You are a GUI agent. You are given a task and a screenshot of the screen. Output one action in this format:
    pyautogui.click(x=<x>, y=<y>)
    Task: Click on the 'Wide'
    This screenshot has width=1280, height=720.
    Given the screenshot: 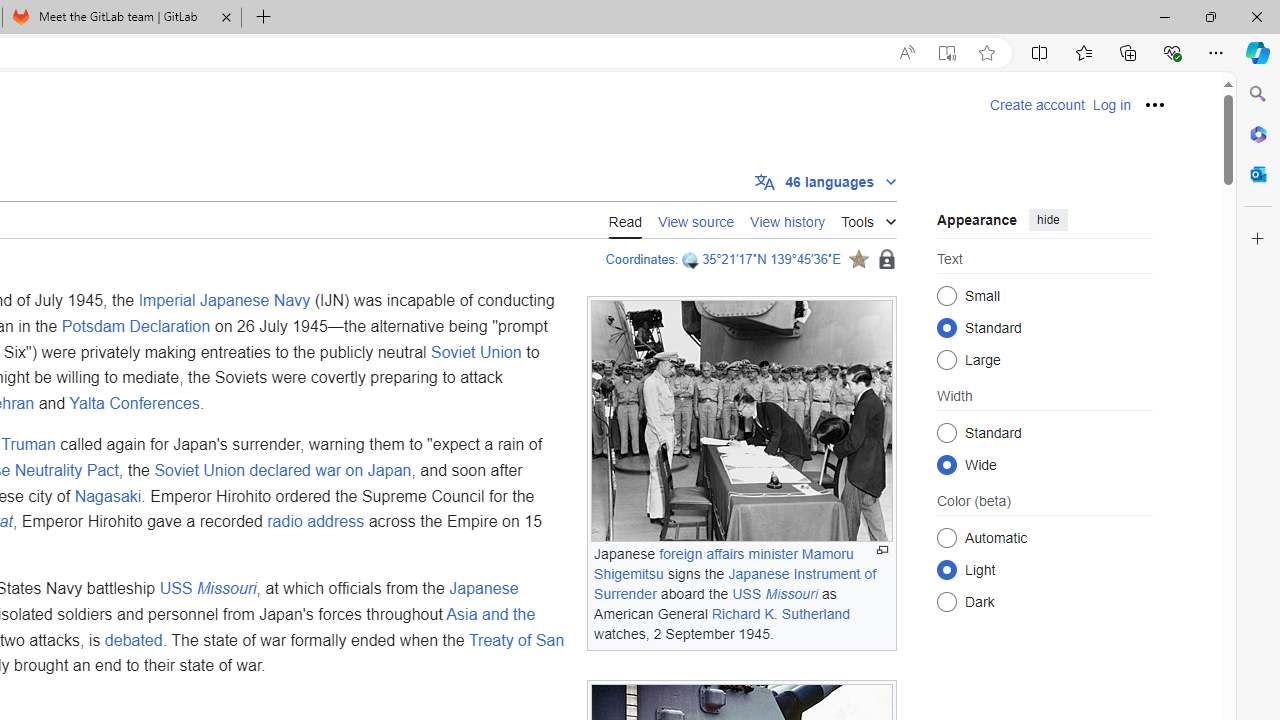 What is the action you would take?
    pyautogui.click(x=946, y=464)
    